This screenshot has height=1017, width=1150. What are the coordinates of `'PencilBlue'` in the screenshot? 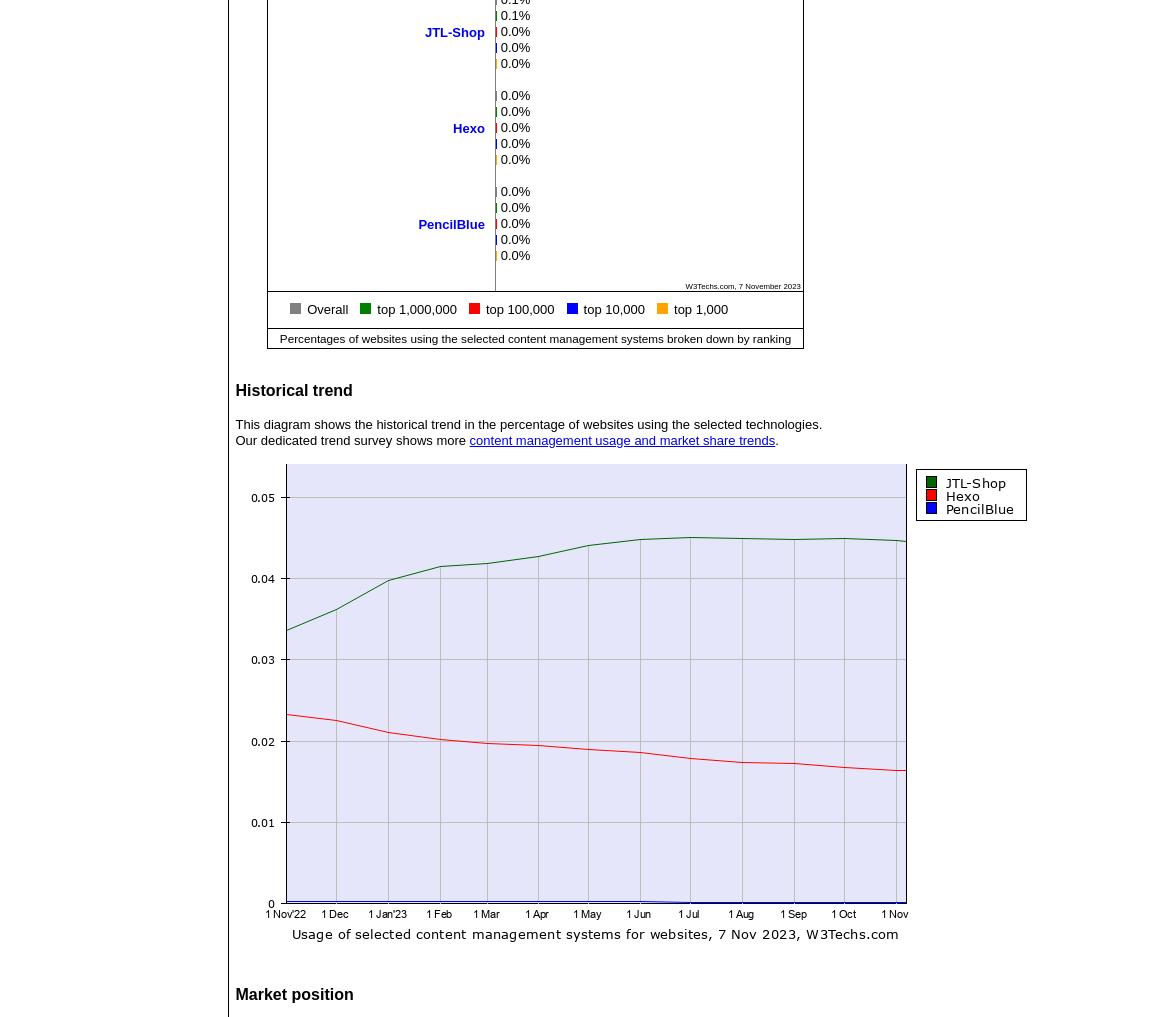 It's located at (418, 223).